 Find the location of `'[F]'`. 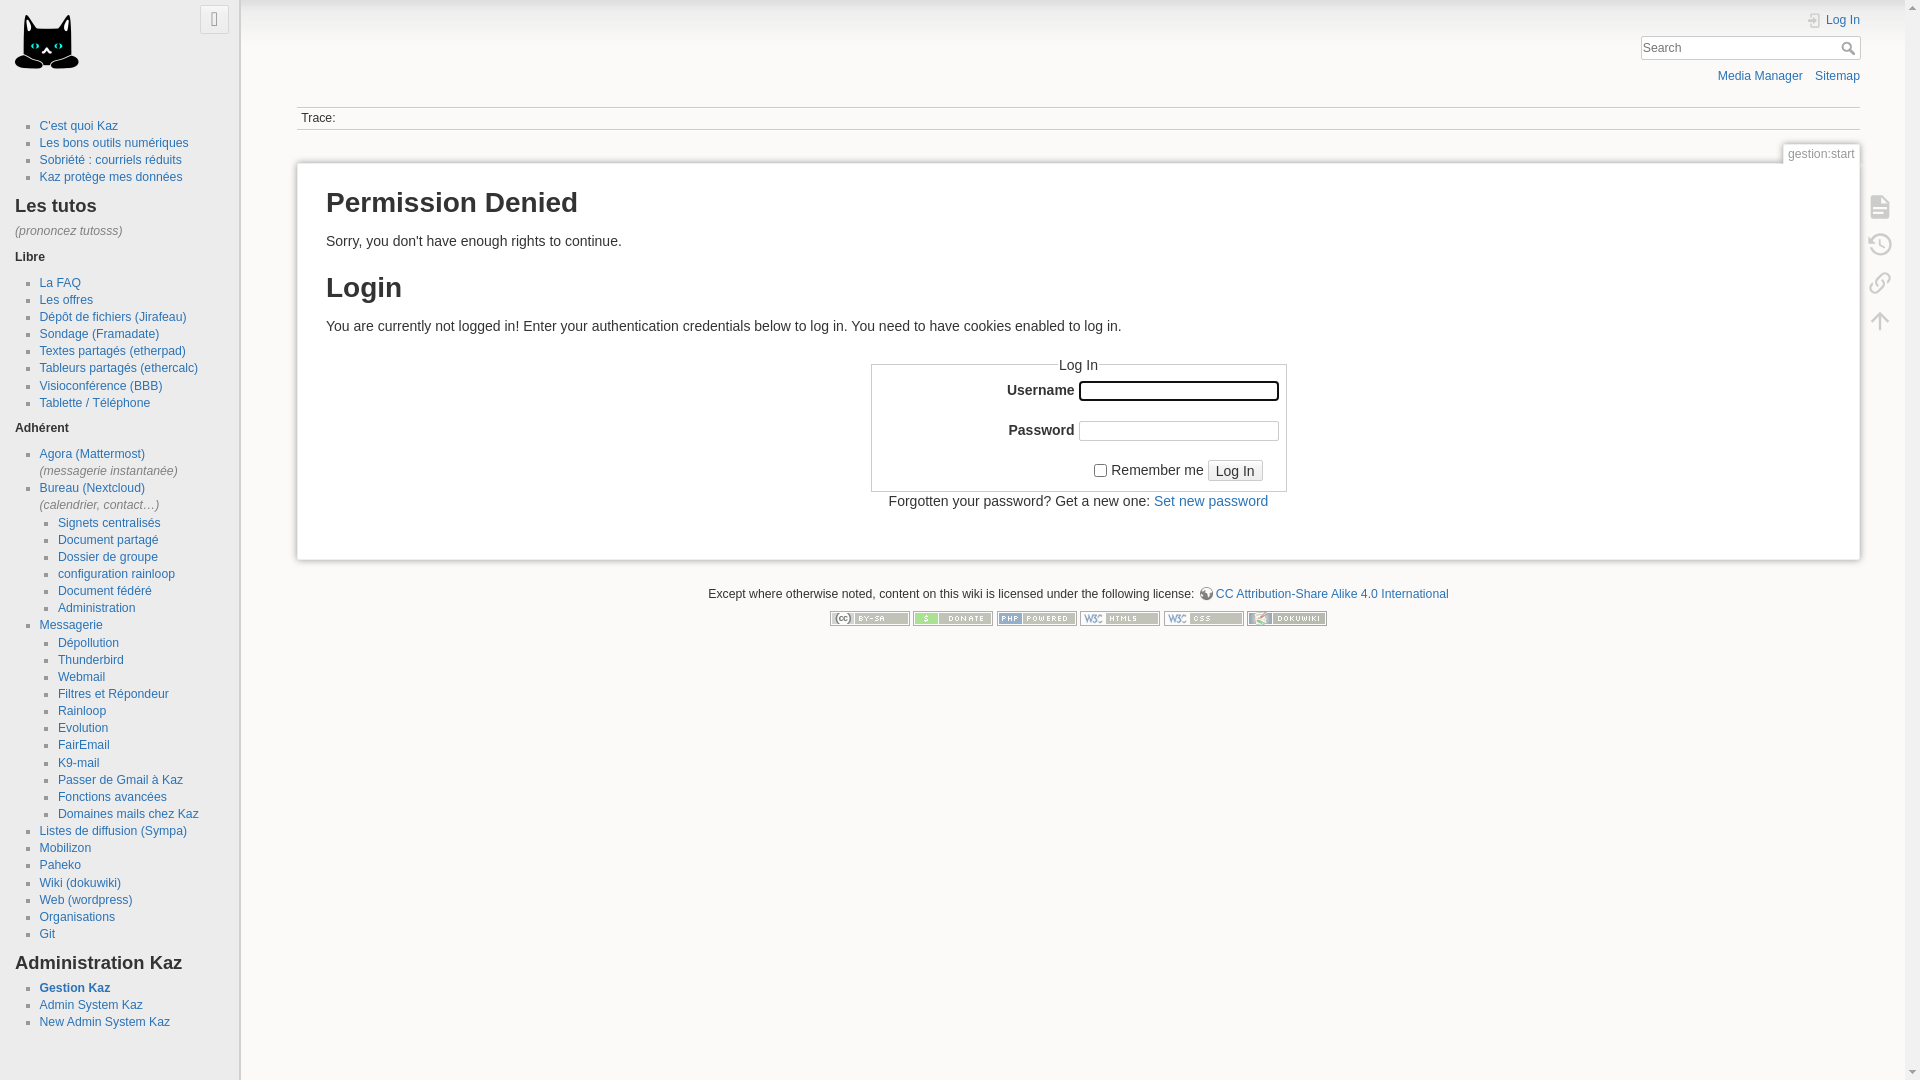

'[F]' is located at coordinates (1640, 47).